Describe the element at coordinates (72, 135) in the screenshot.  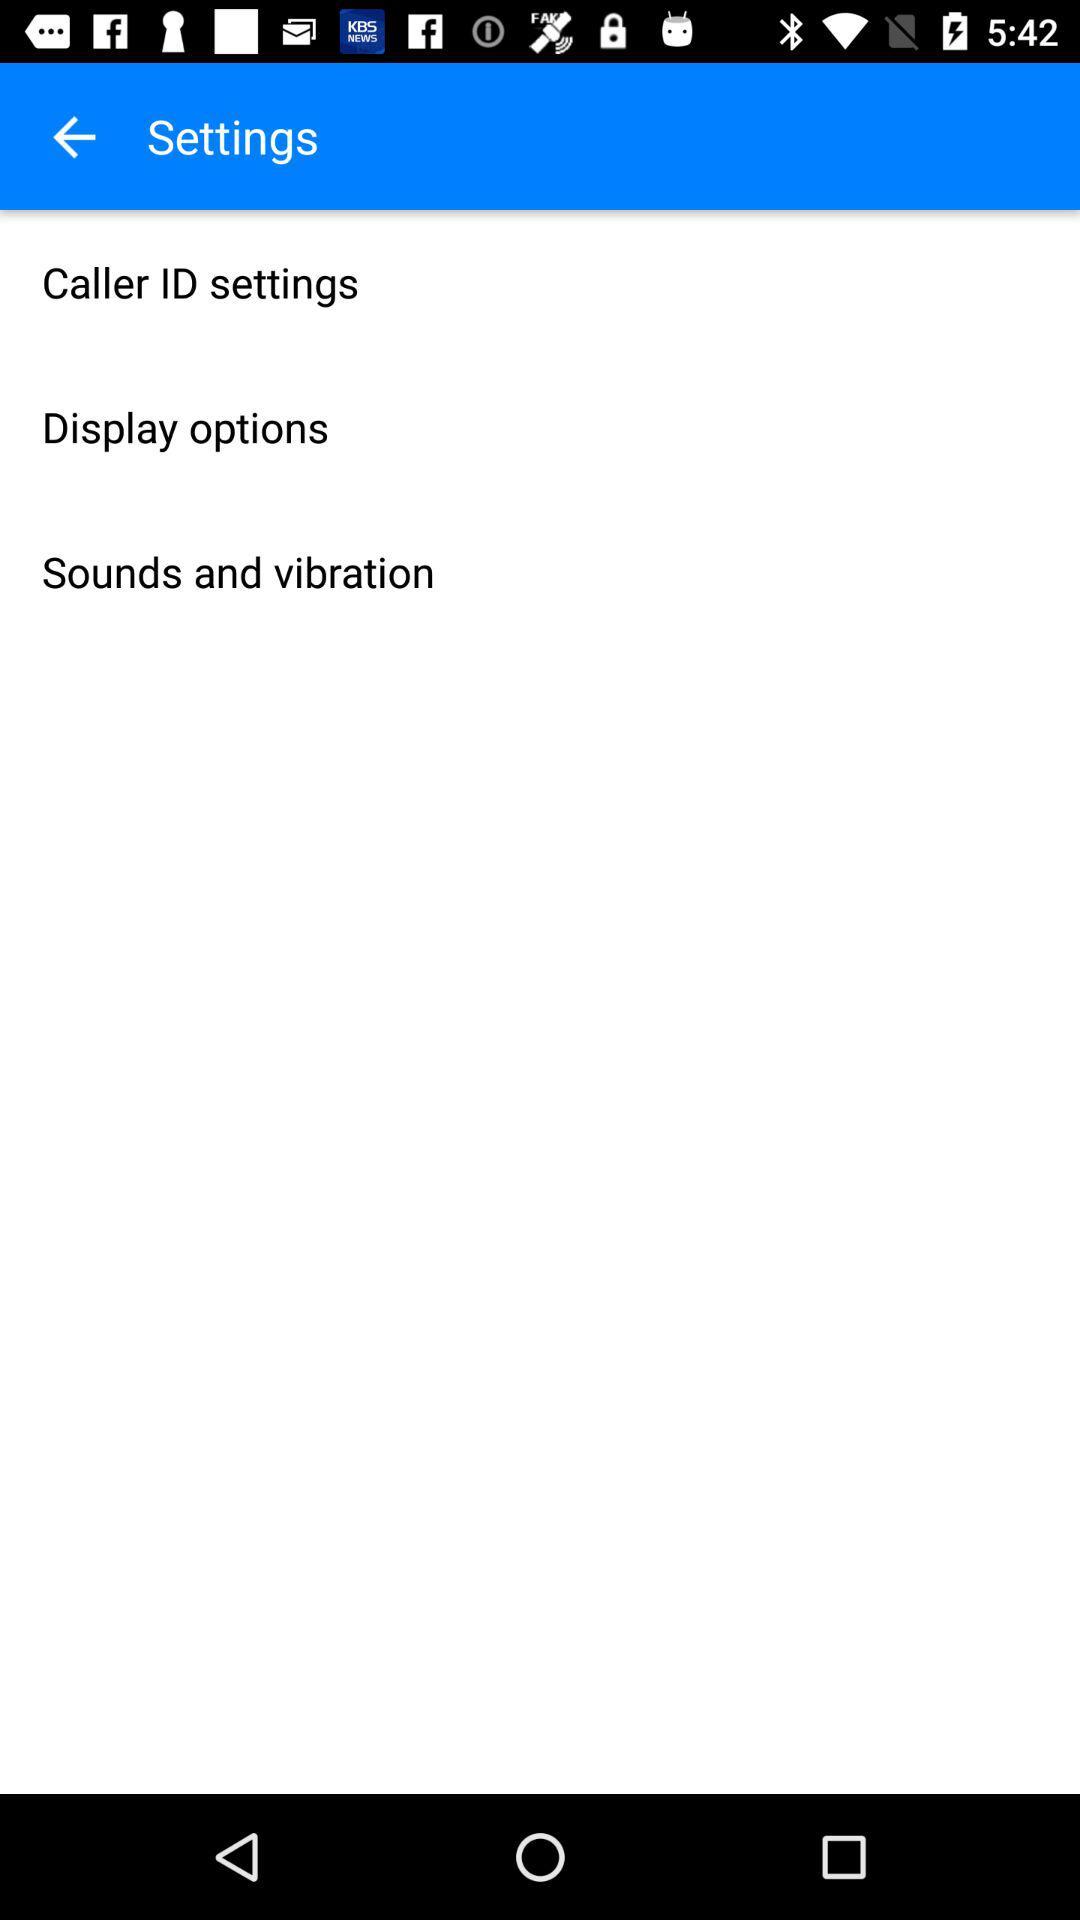
I see `the item next to settings` at that location.